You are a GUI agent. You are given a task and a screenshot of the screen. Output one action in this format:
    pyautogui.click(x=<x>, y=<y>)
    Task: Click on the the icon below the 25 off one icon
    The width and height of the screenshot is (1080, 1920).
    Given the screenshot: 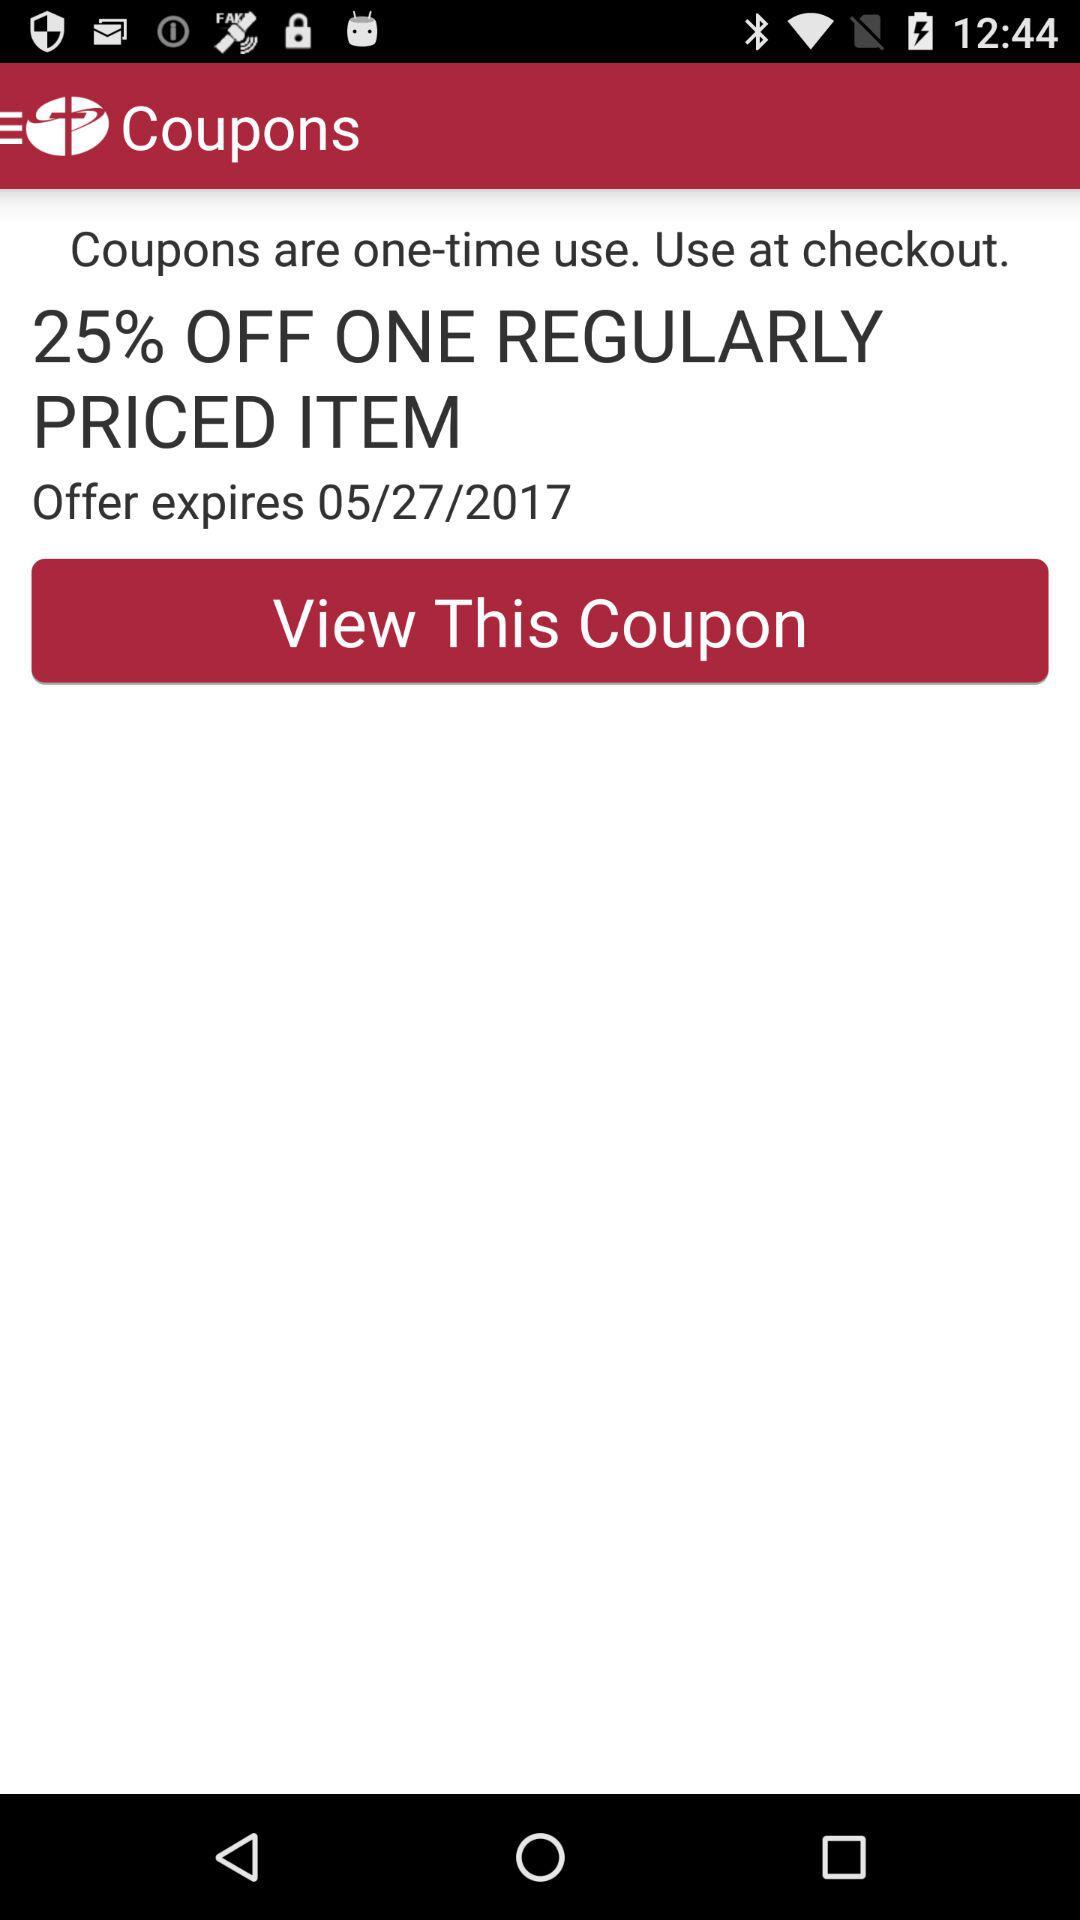 What is the action you would take?
    pyautogui.click(x=540, y=500)
    